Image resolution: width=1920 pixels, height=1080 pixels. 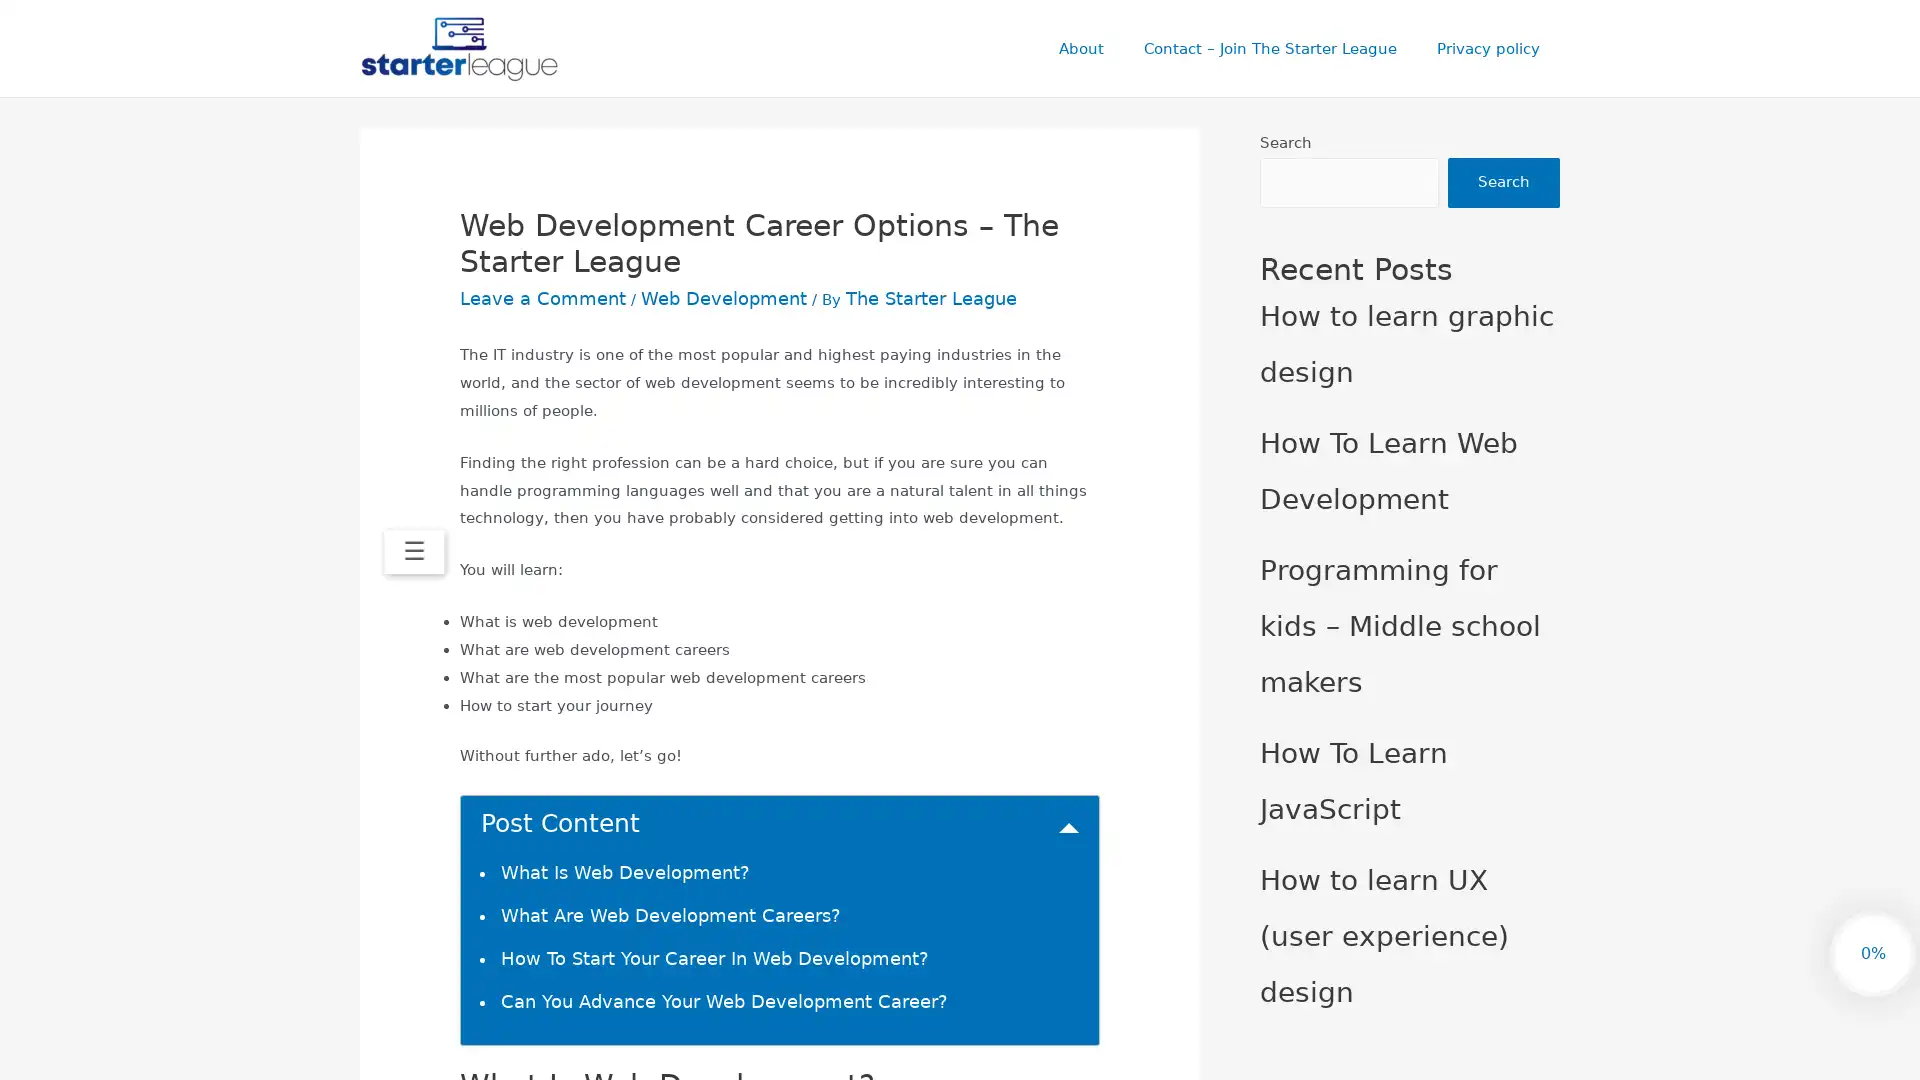 I want to click on Search, so click(x=1503, y=185).